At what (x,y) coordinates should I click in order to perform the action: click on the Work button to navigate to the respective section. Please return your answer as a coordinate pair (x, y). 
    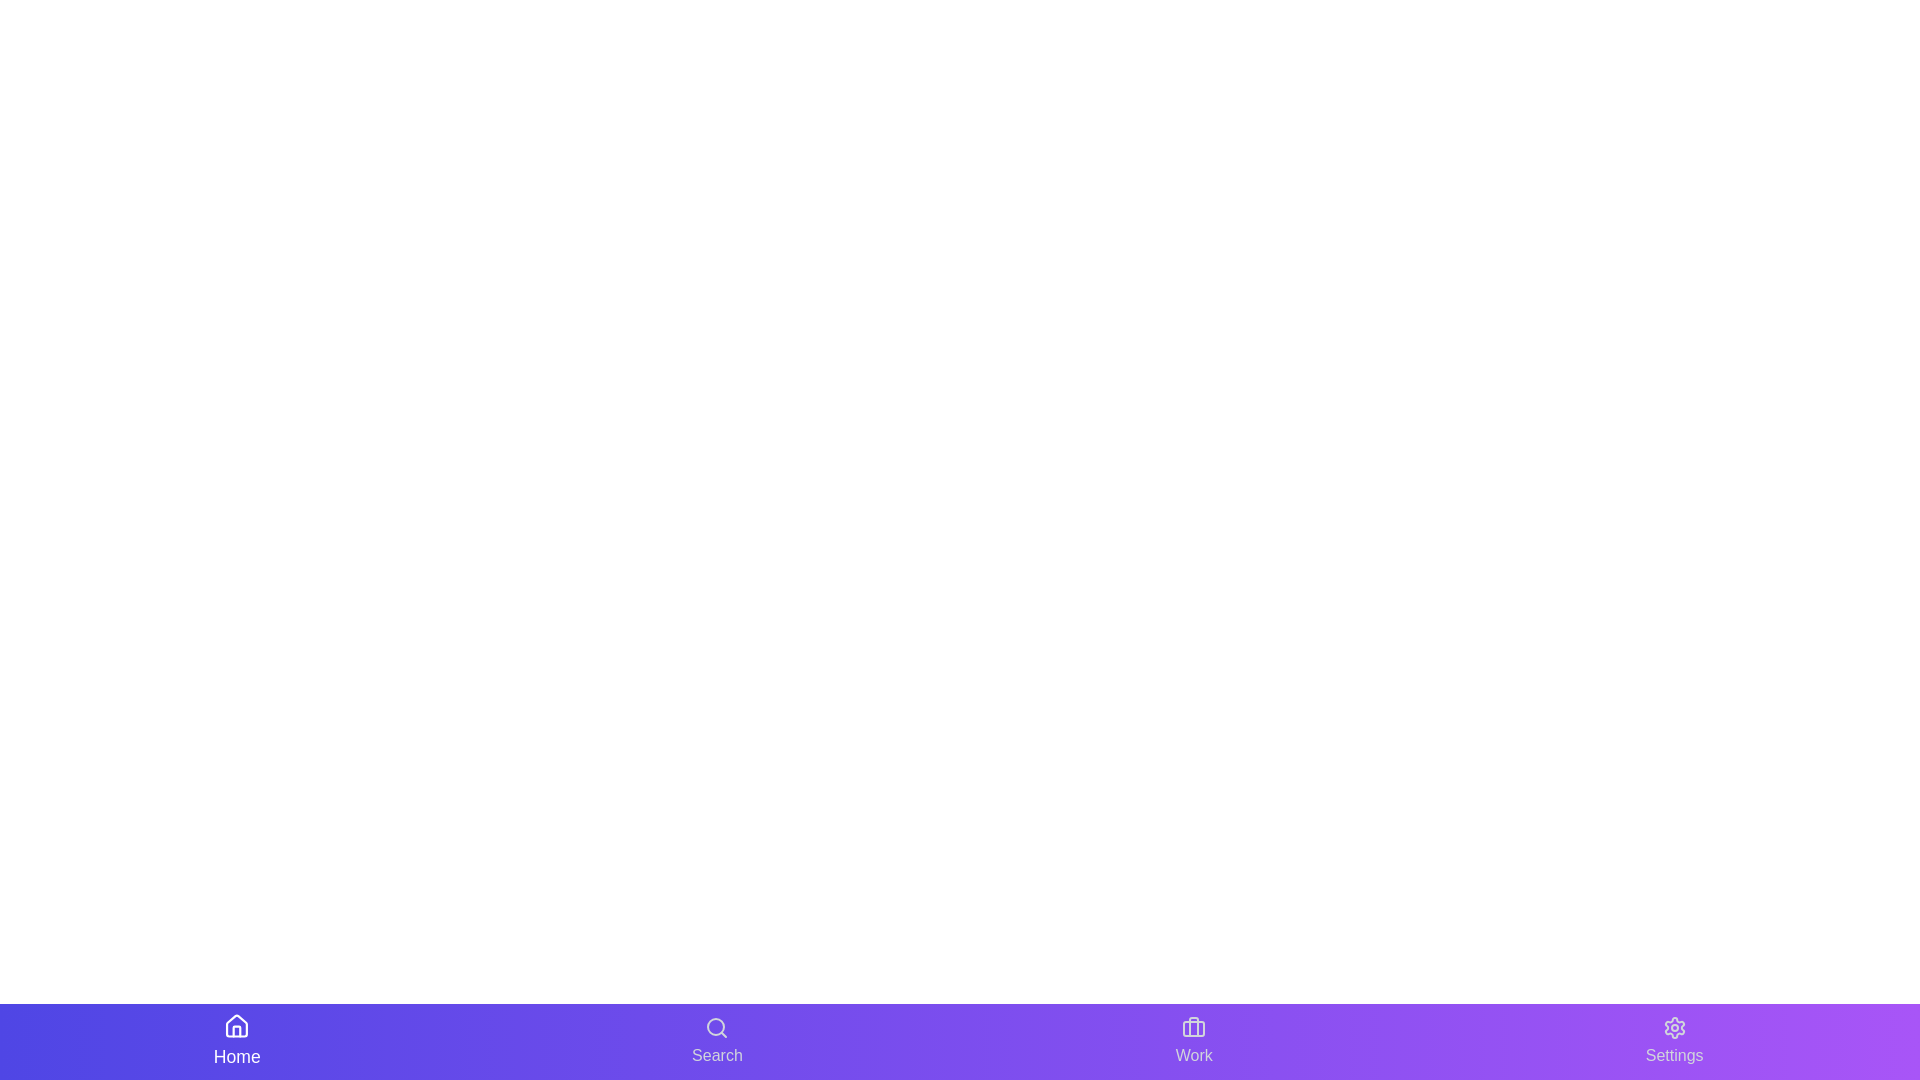
    Looking at the image, I should click on (1194, 1040).